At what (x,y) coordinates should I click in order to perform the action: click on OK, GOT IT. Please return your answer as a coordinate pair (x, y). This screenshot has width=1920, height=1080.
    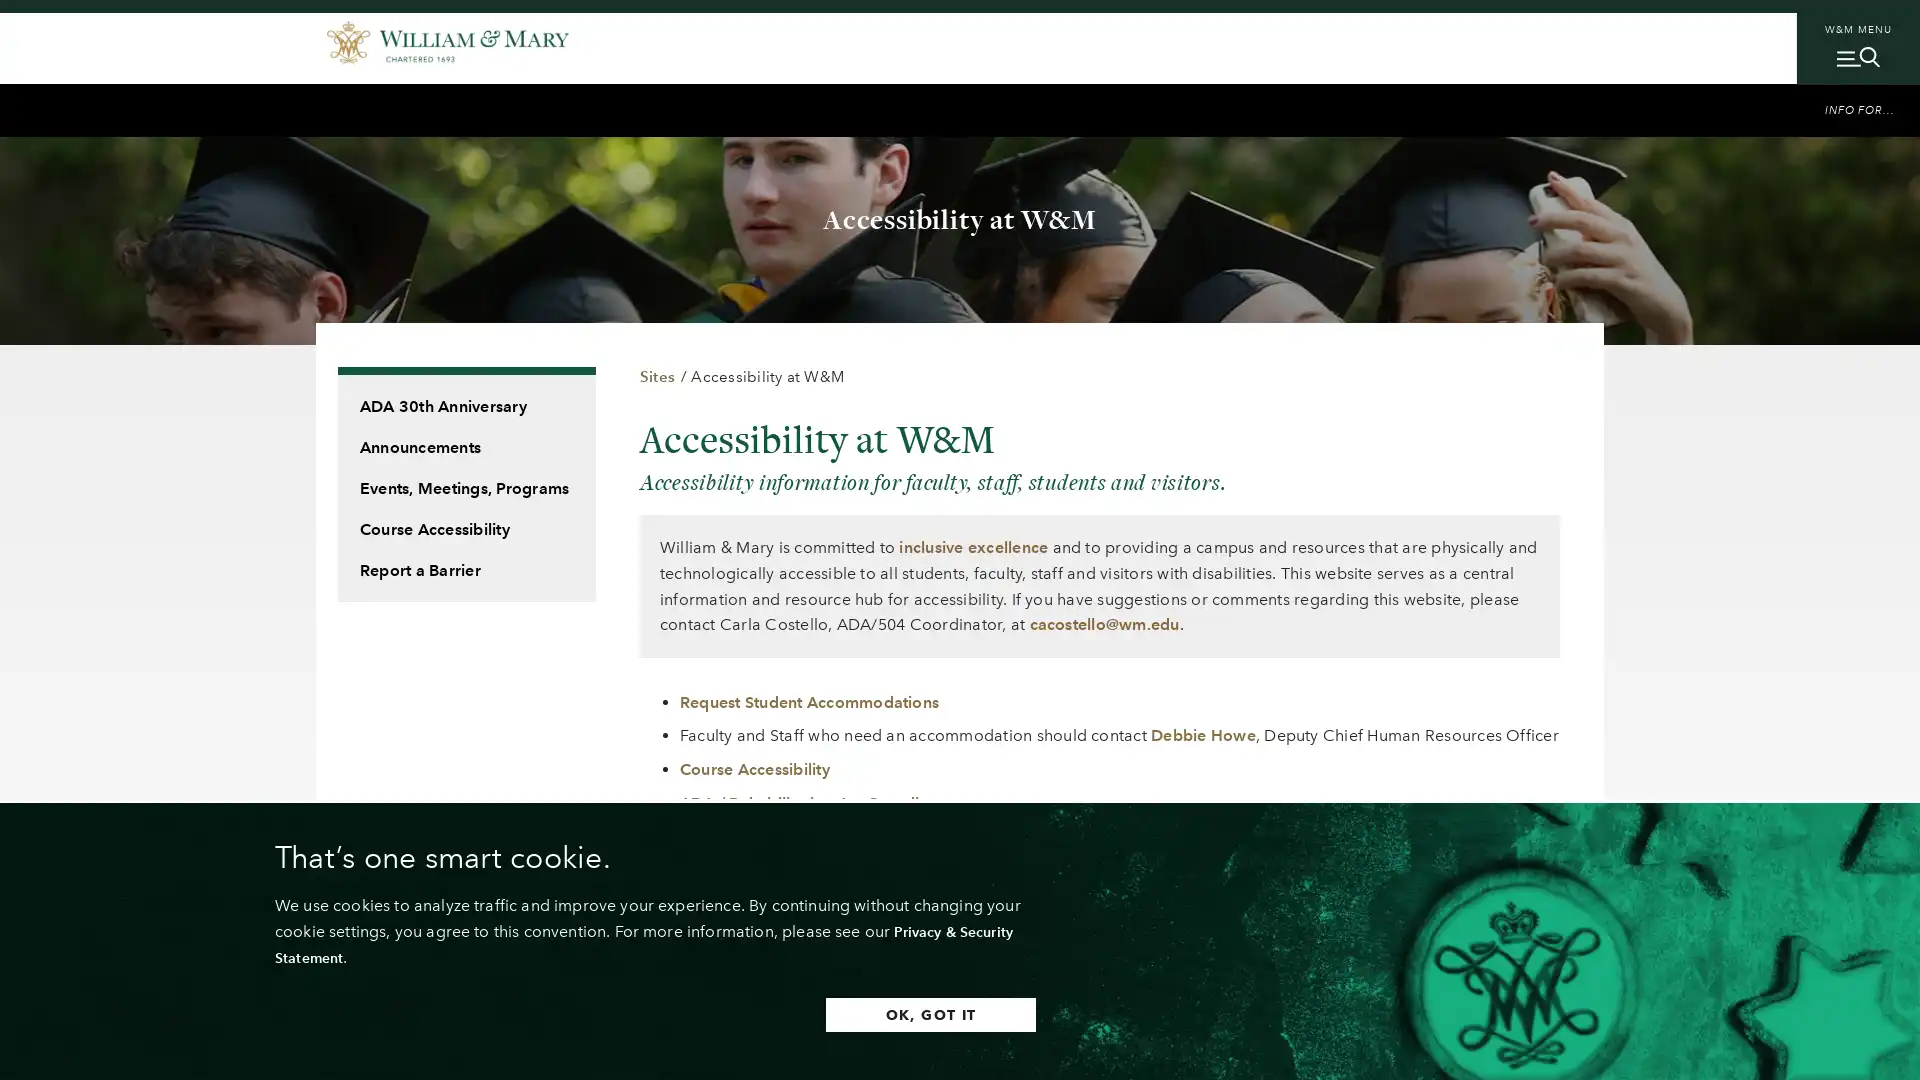
    Looking at the image, I should click on (889, 1014).